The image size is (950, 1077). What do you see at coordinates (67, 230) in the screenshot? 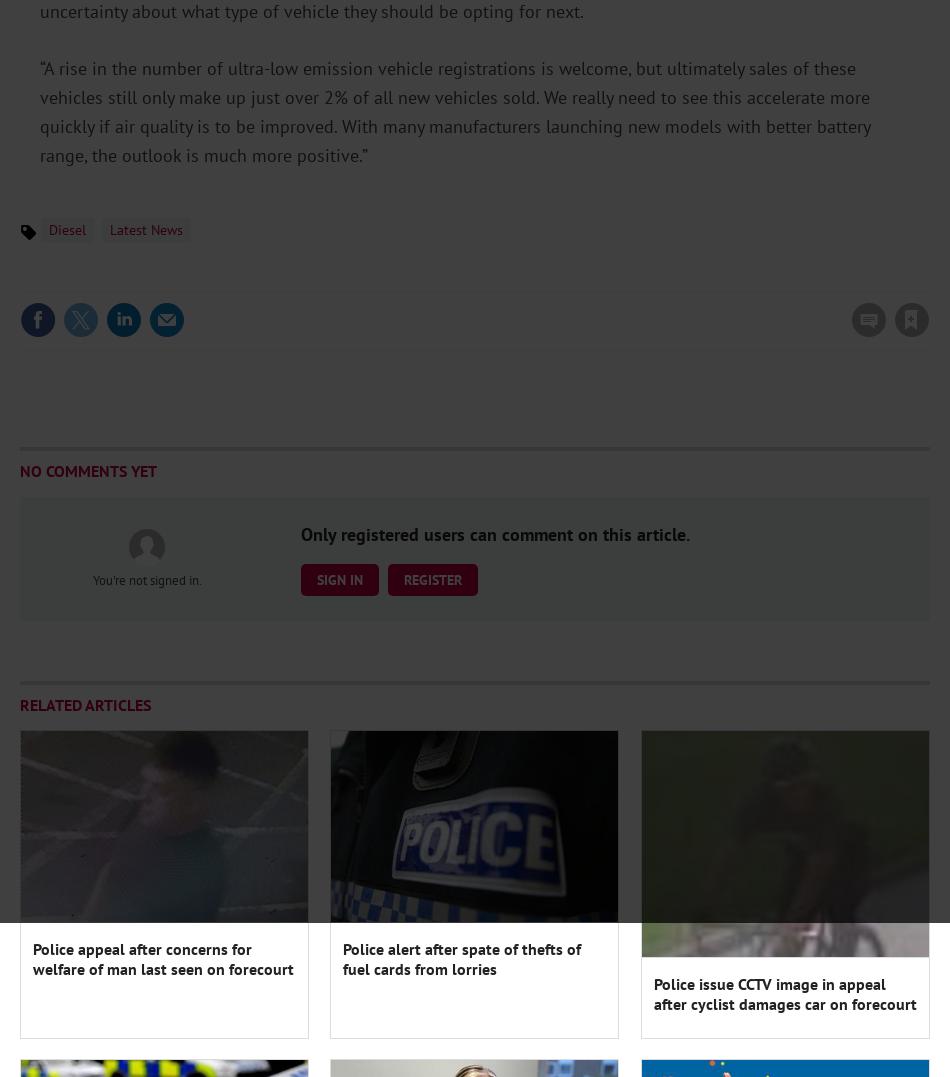
I see `'Diesel'` at bounding box center [67, 230].